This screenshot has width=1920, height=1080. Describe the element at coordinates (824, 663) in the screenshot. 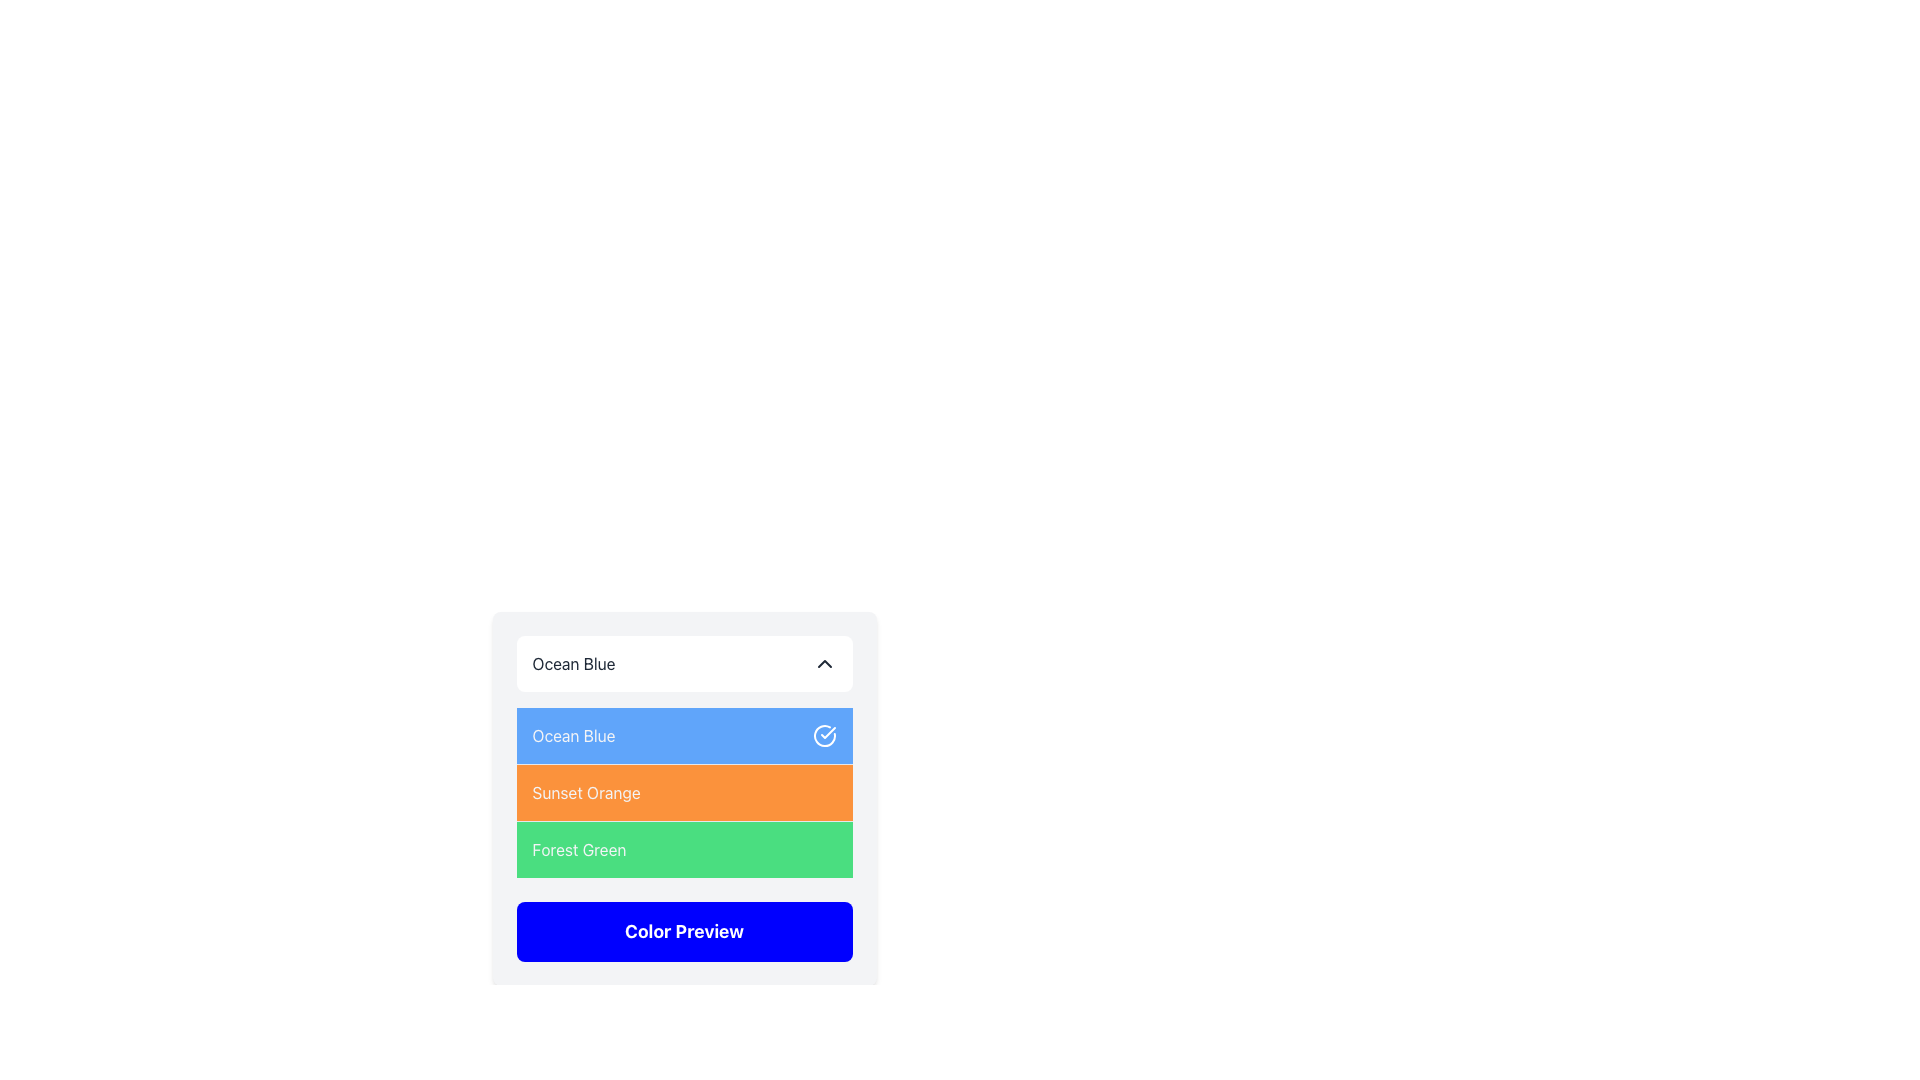

I see `Dropdown toggle icon located at the far right of the white rectangular box labeled 'Ocean Blue' for additional actions` at that location.